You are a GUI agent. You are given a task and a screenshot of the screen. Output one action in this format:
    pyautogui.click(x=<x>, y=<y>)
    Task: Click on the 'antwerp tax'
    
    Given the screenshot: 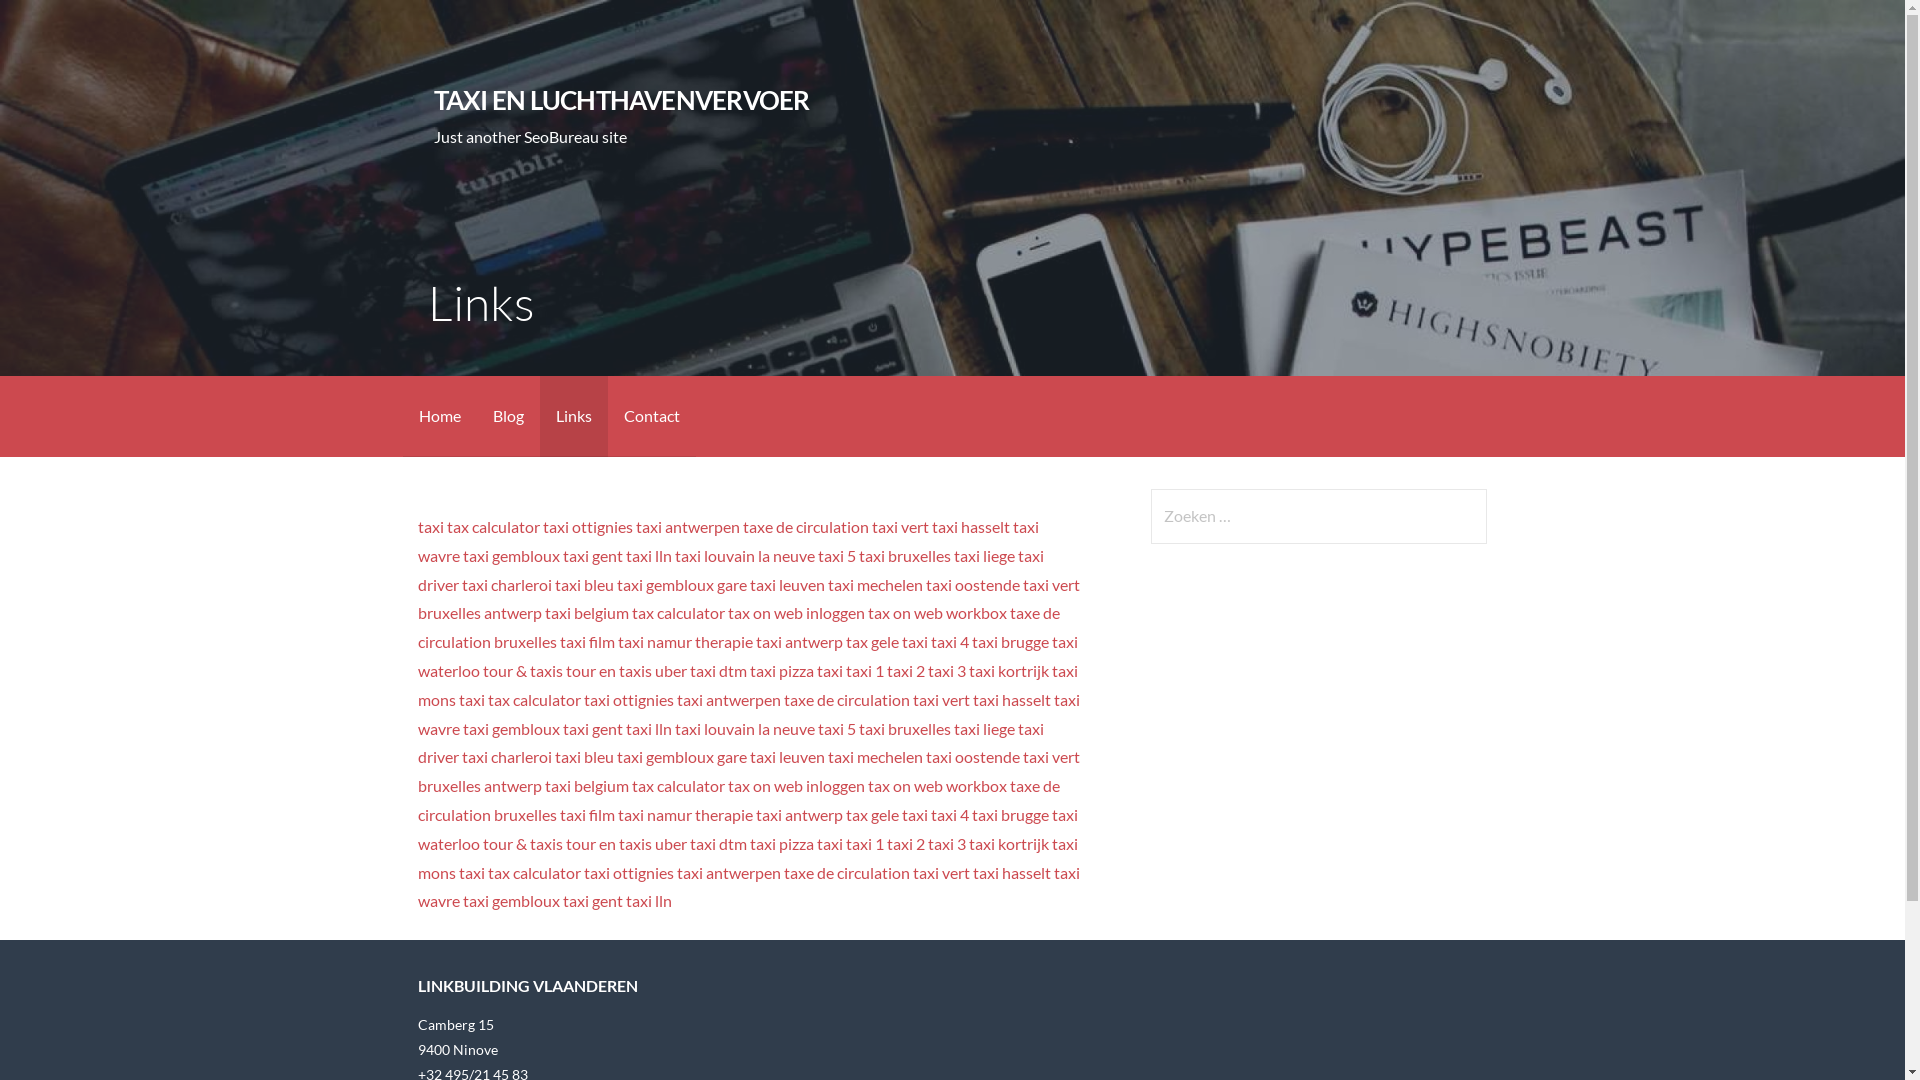 What is the action you would take?
    pyautogui.click(x=826, y=641)
    